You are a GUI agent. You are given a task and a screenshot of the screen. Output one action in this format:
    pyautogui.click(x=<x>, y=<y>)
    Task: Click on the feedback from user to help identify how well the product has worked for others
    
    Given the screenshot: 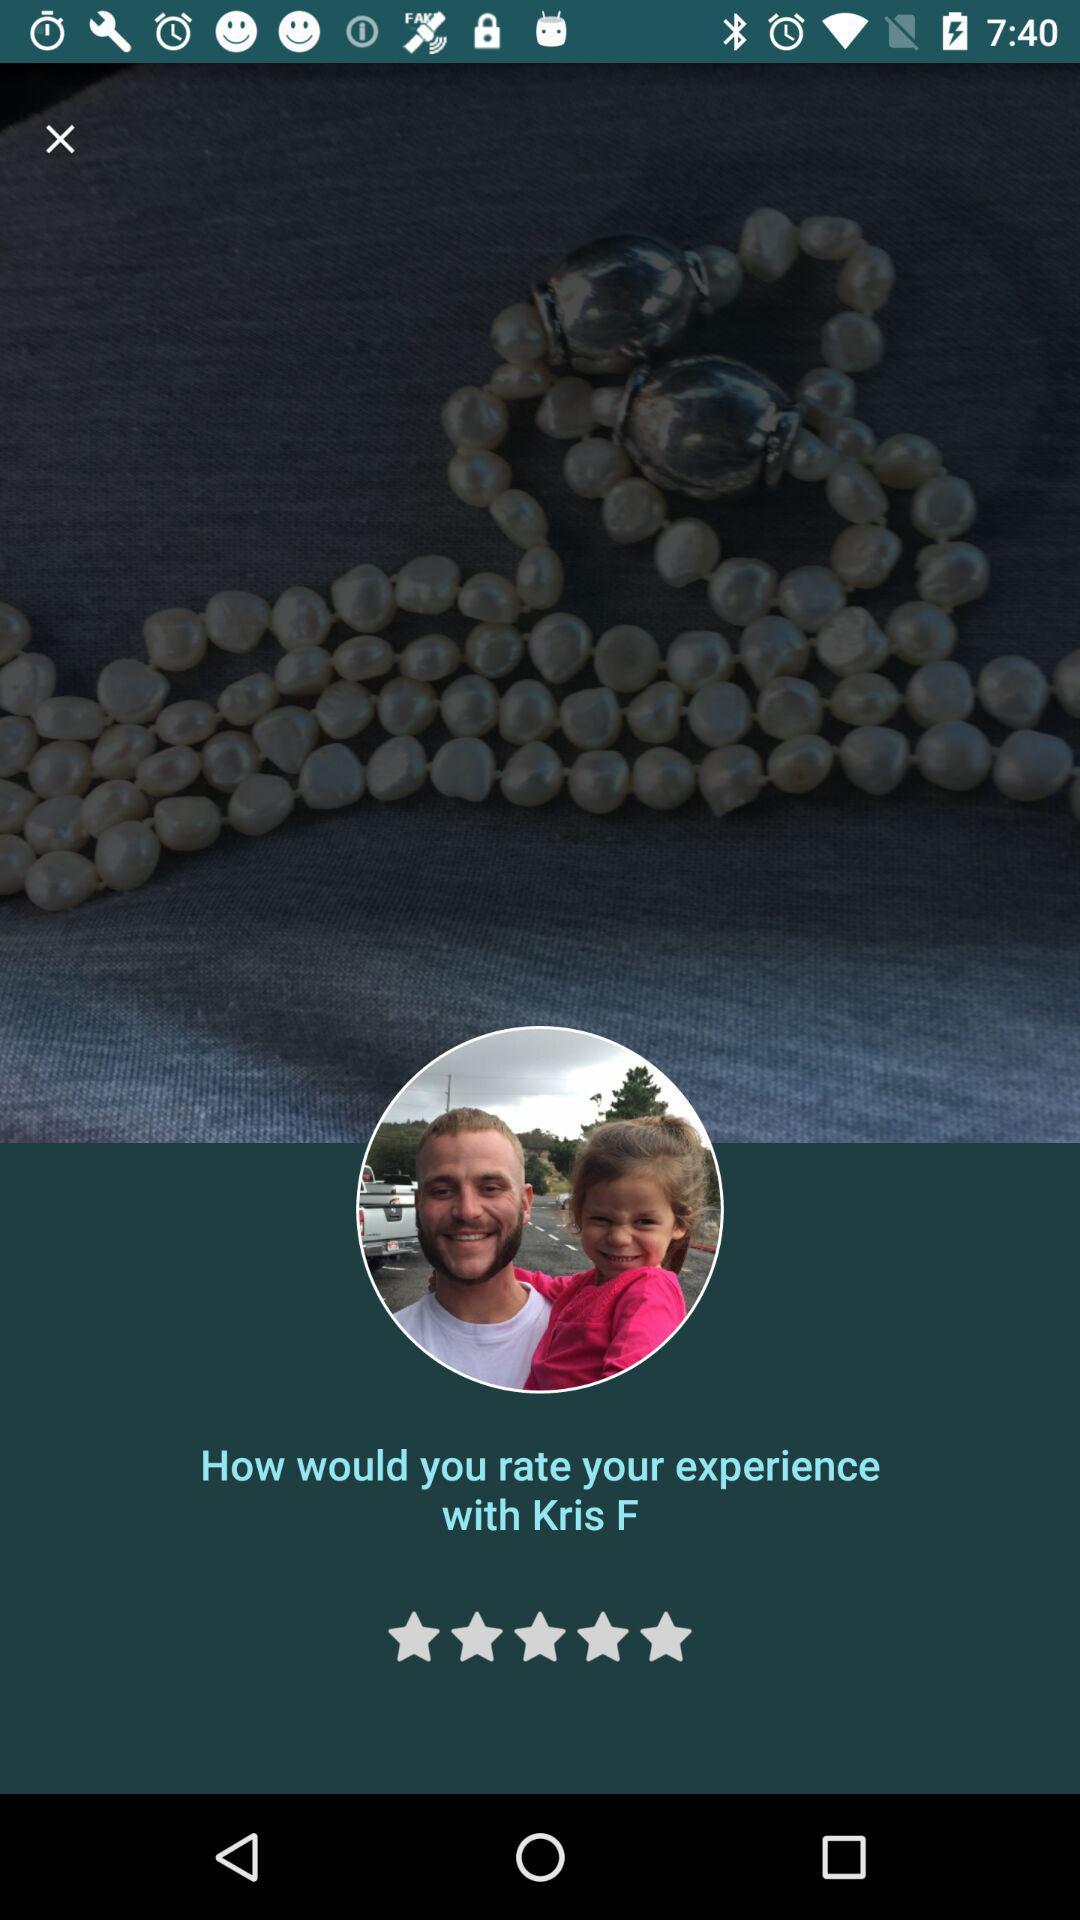 What is the action you would take?
    pyautogui.click(x=477, y=1636)
    